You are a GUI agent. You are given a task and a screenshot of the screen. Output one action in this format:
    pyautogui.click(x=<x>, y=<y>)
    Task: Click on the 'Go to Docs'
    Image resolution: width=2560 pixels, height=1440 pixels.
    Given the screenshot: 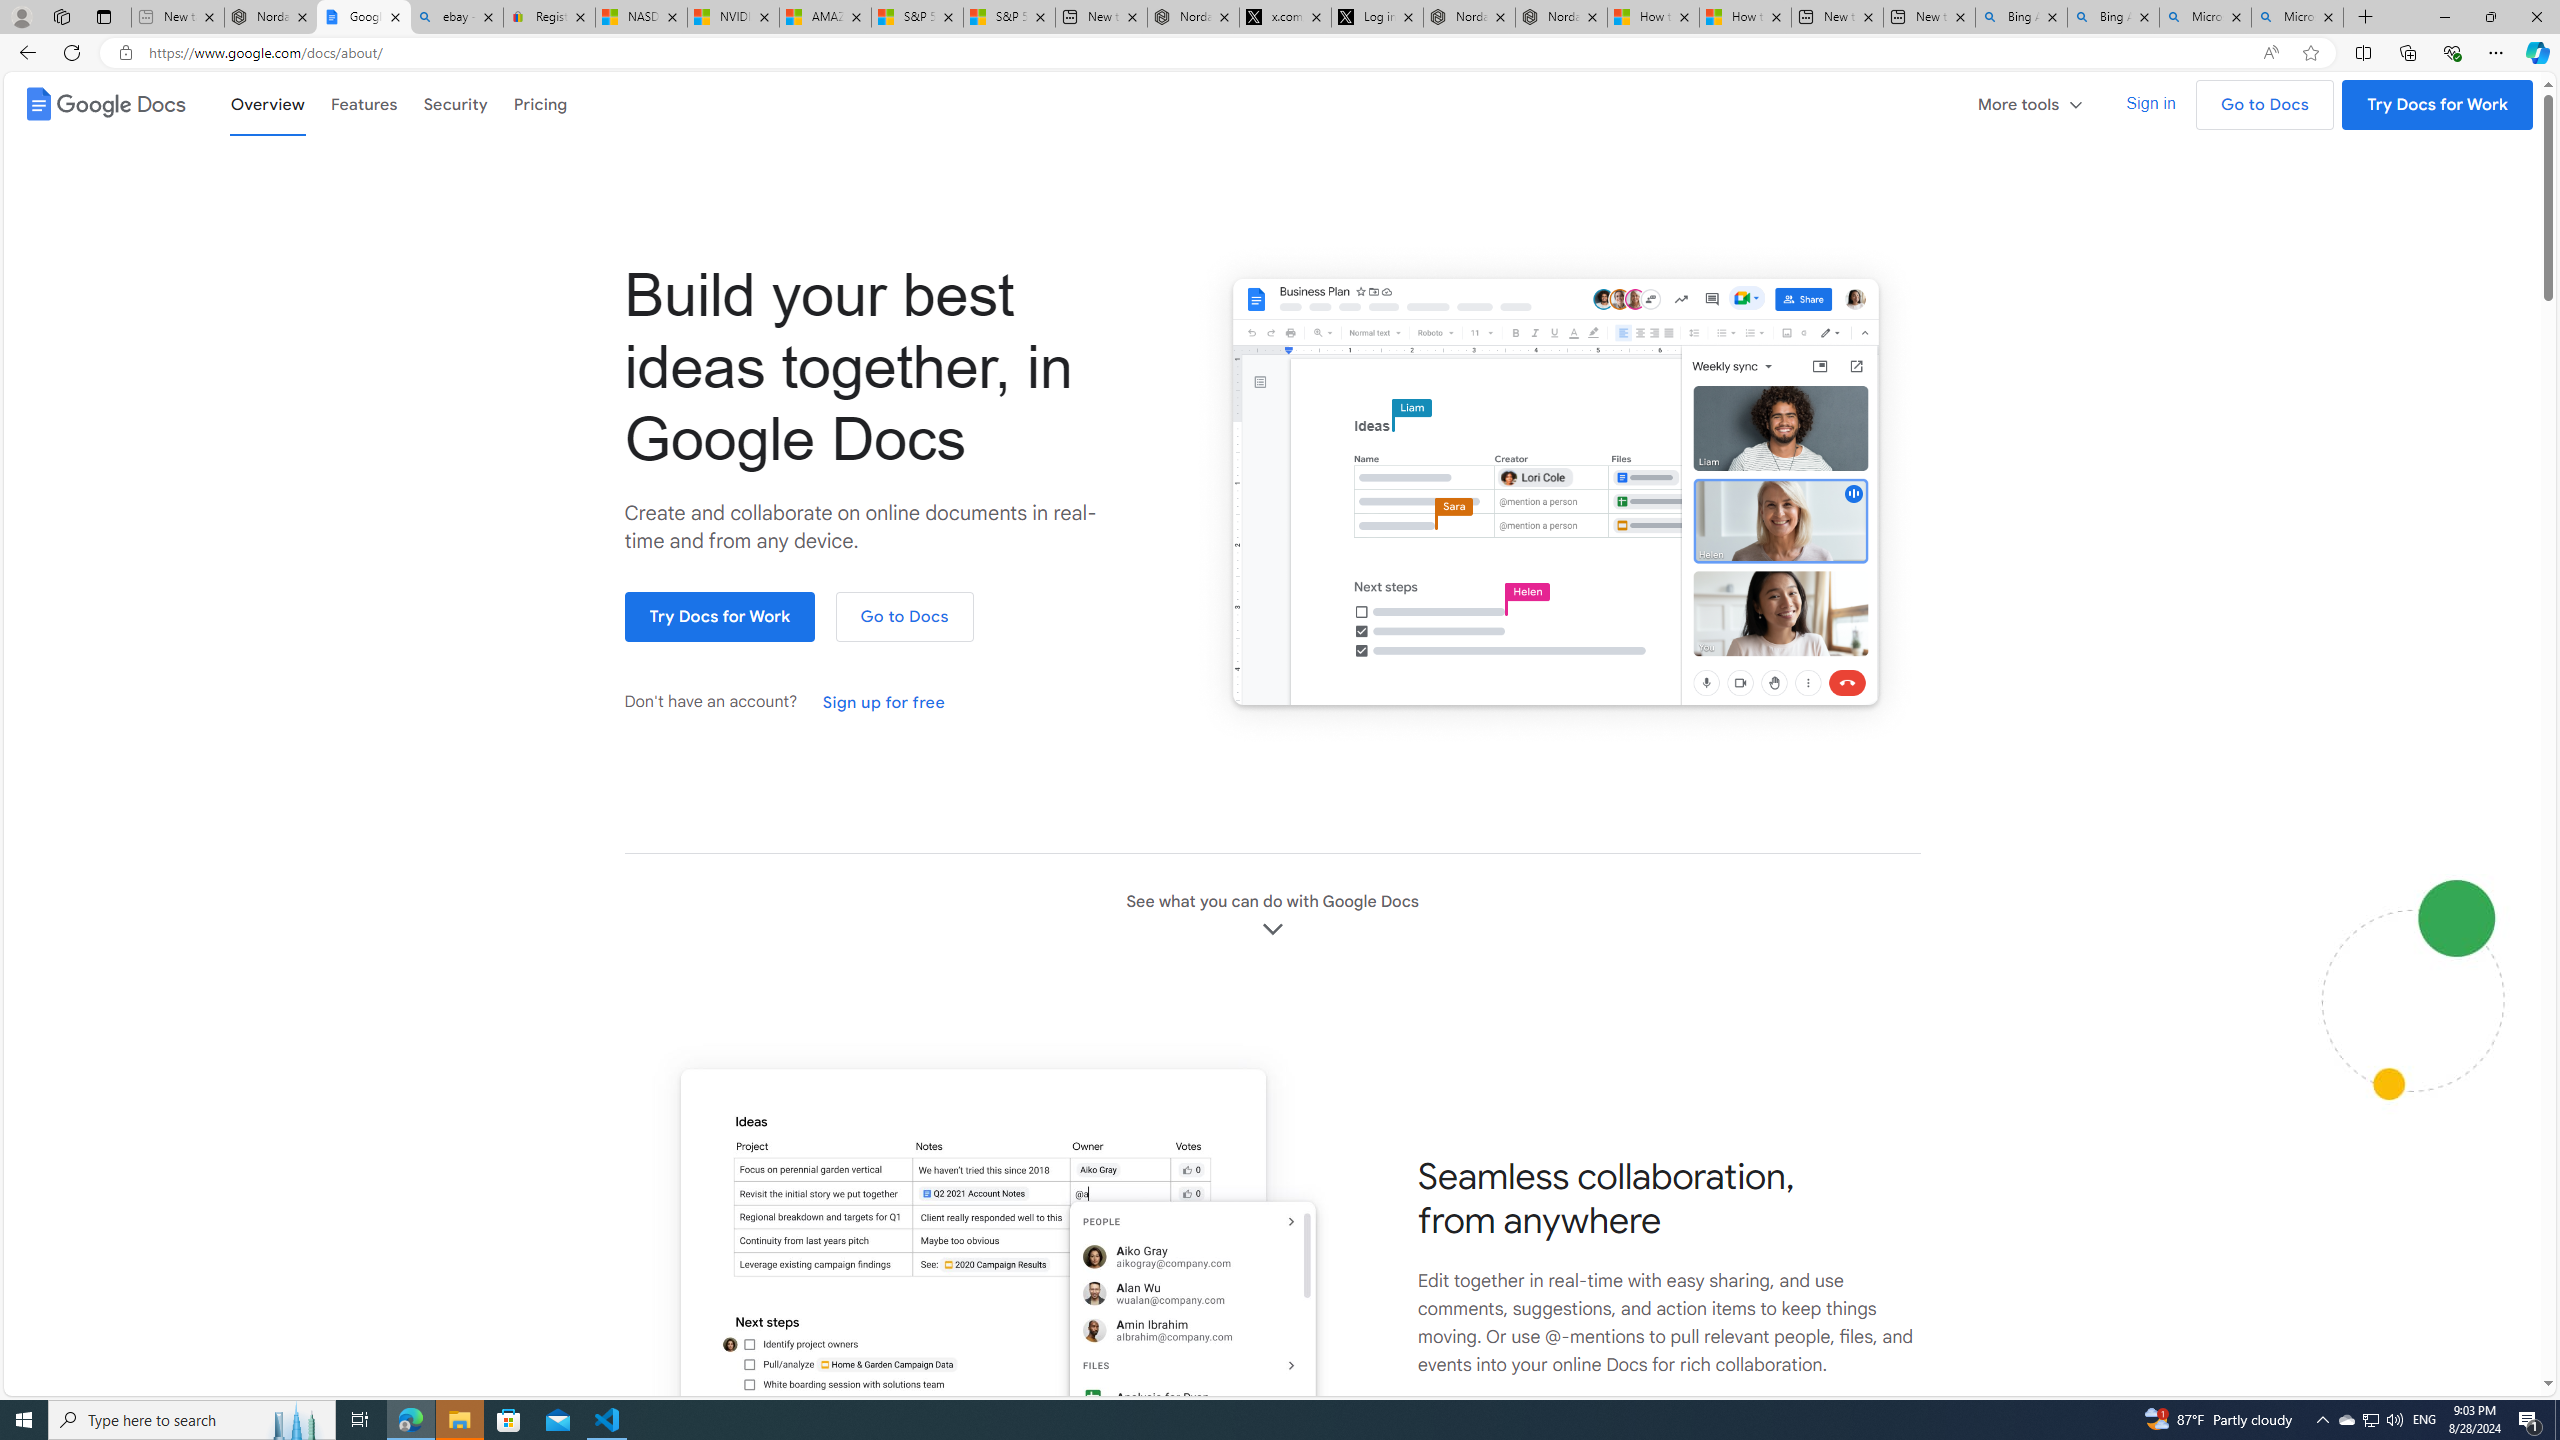 What is the action you would take?
    pyautogui.click(x=902, y=616)
    